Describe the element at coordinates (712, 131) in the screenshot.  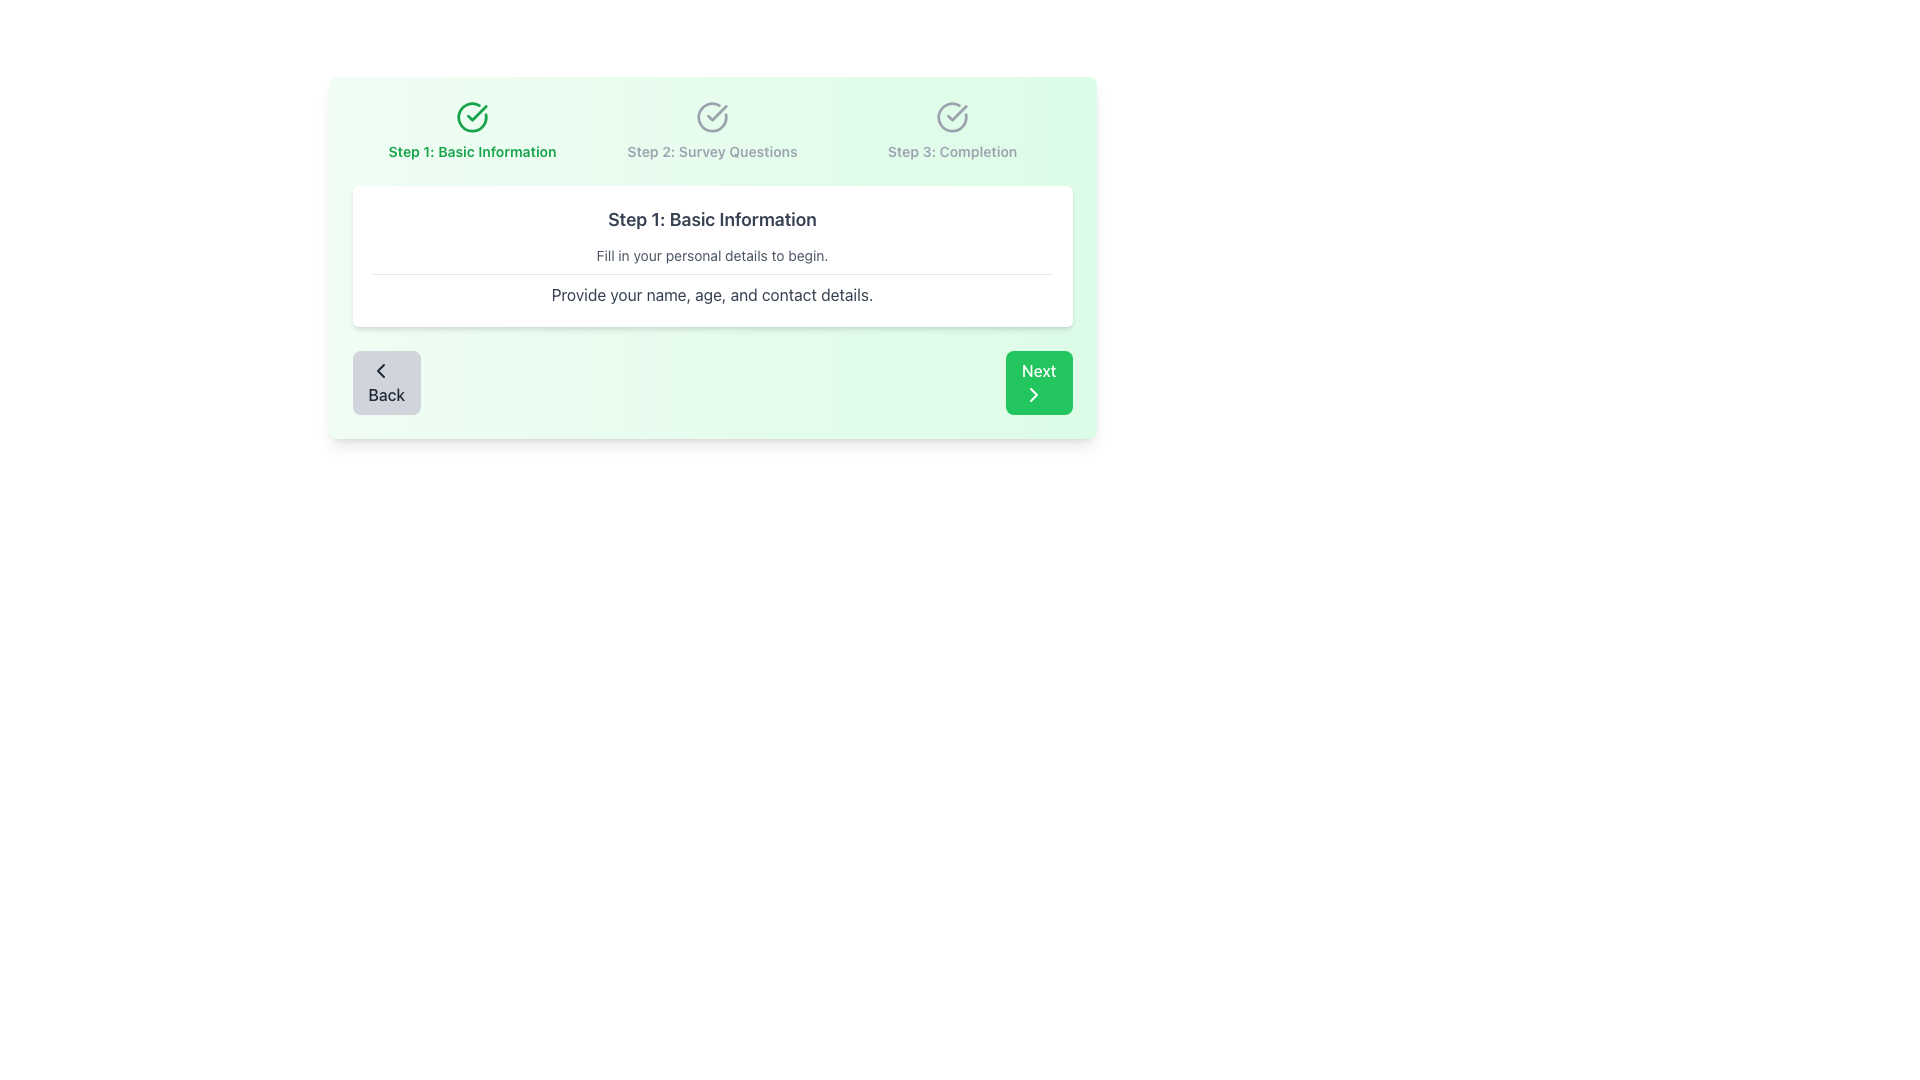
I see `the text label reading 'Step 2: Survey Questions', which is styled in gray and located in the progress indicator section of the interface` at that location.